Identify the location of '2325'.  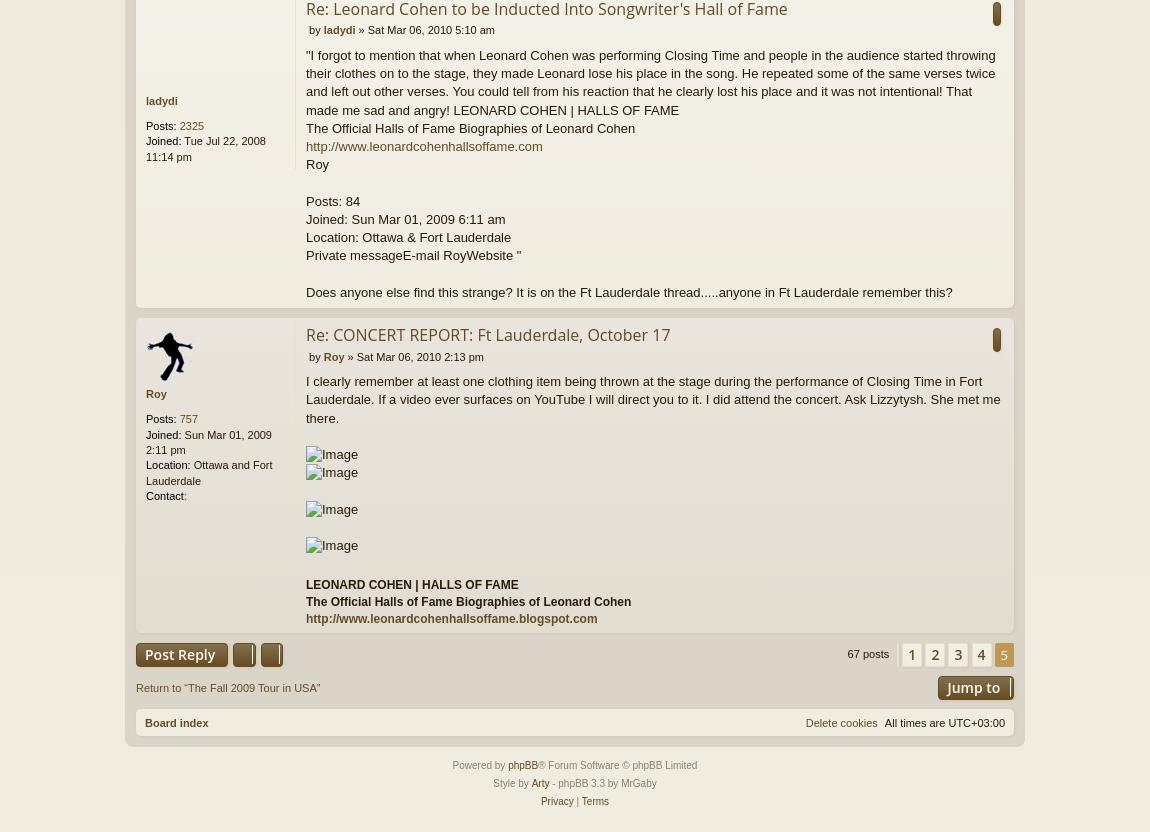
(190, 125).